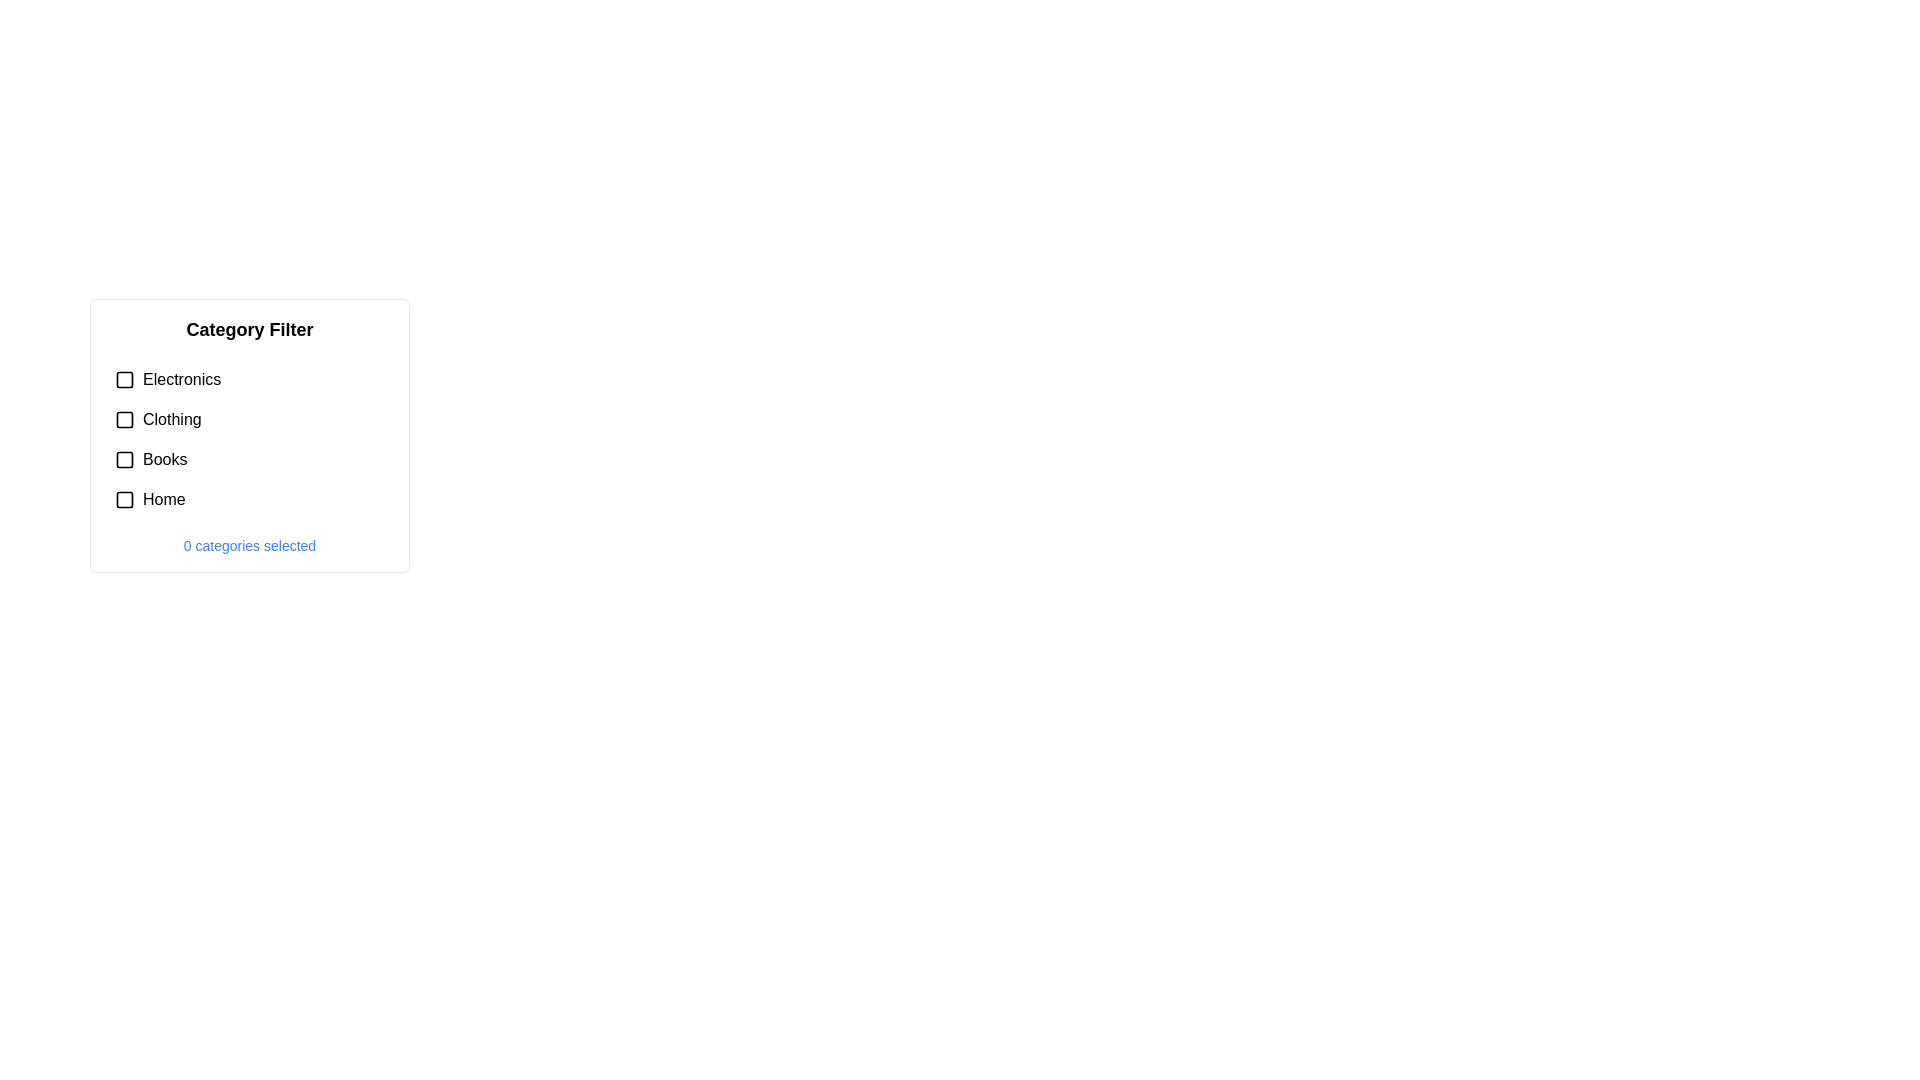 Image resolution: width=1920 pixels, height=1080 pixels. Describe the element at coordinates (123, 499) in the screenshot. I see `the checkbox to the left of the 'Home' label in the 'Category Filter' menu` at that location.